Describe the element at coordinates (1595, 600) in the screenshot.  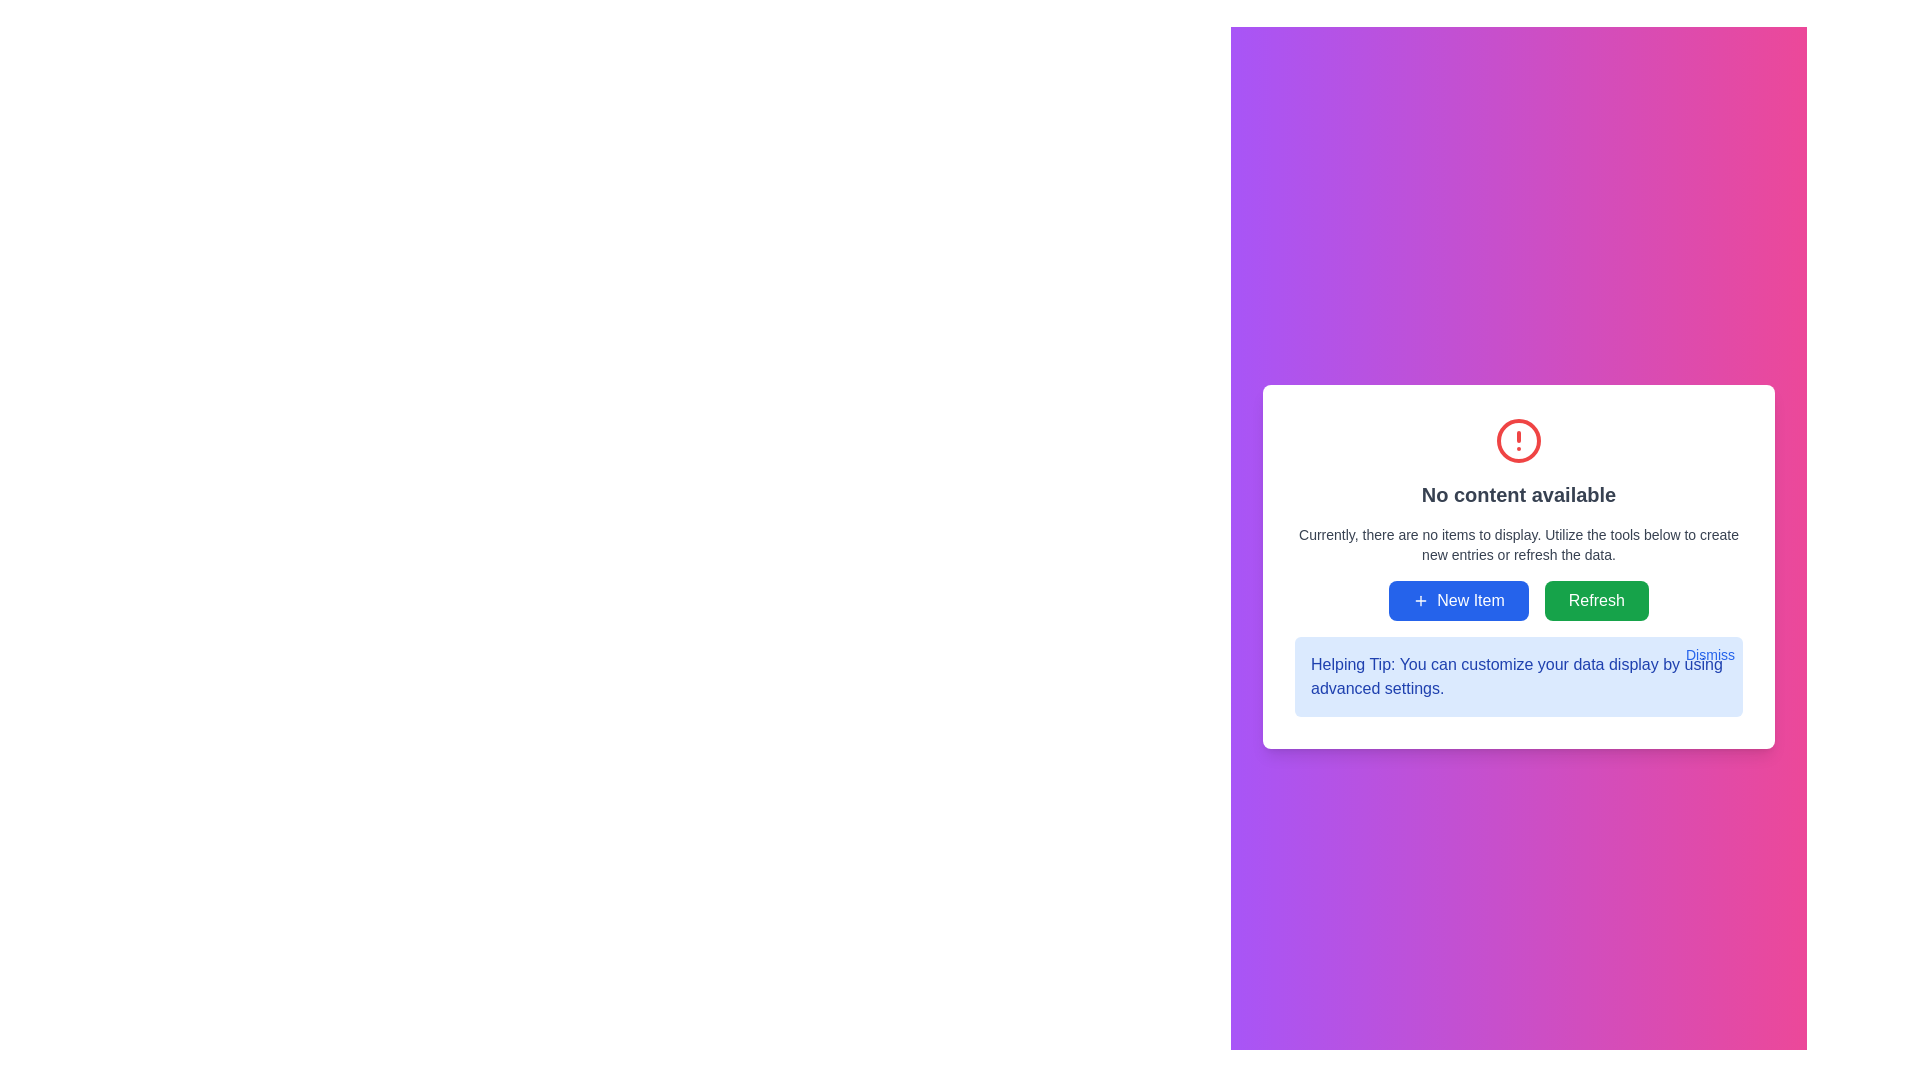
I see `the 'Refresh' button` at that location.